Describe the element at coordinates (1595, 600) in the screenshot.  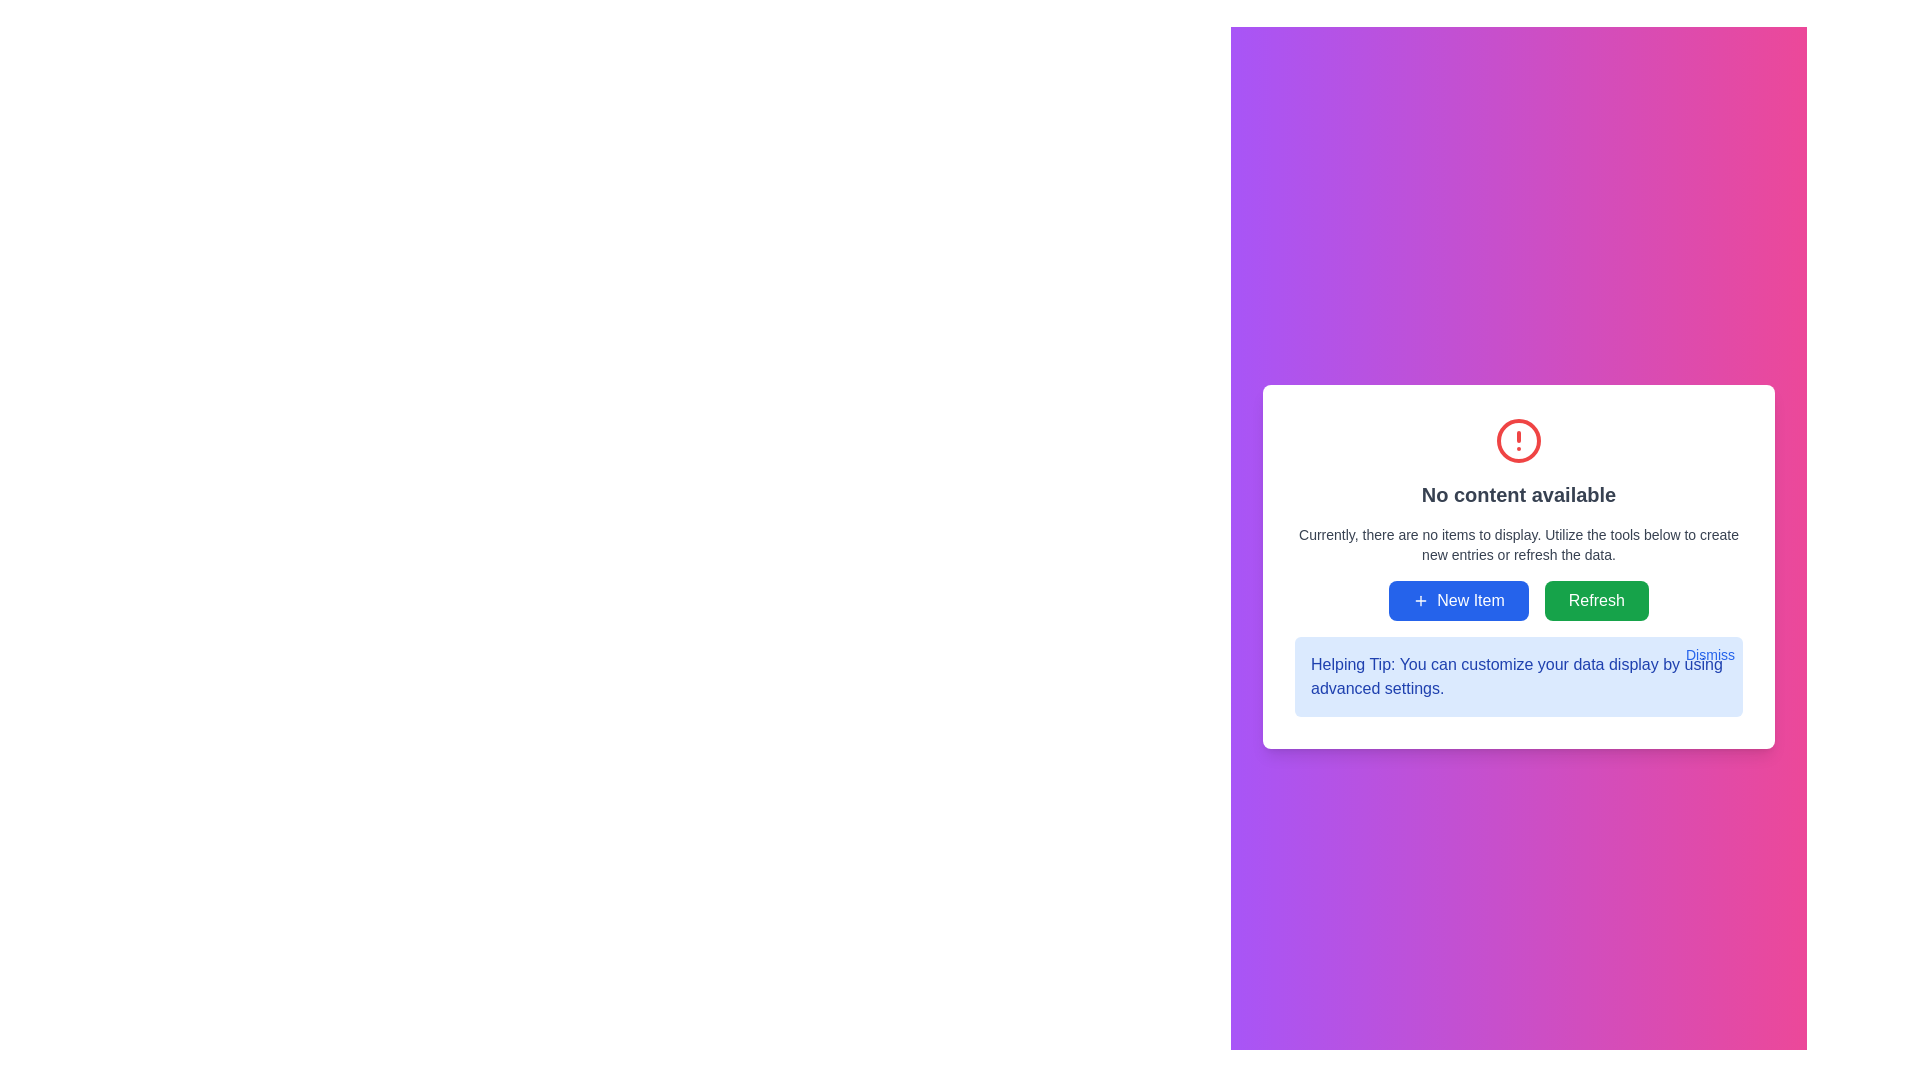
I see `the 'Refresh' button` at that location.